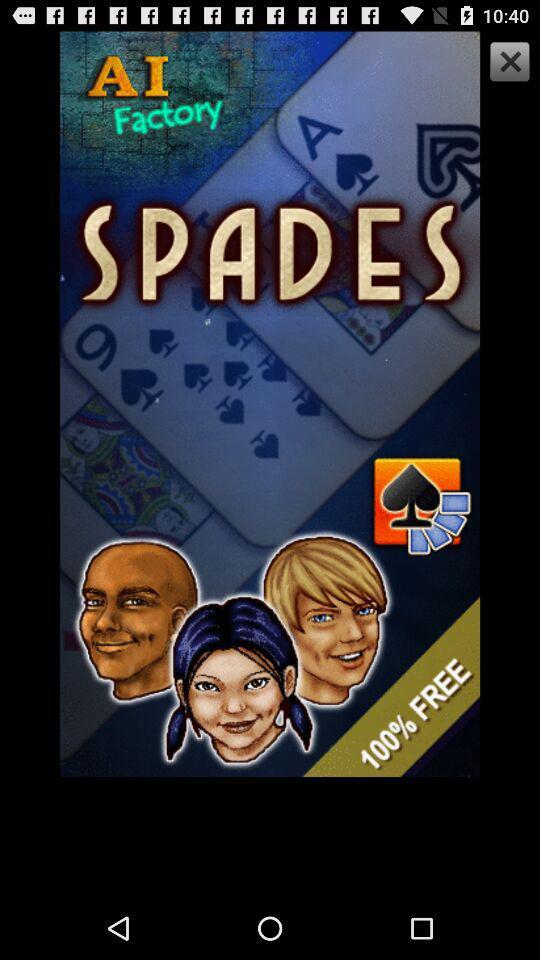 The width and height of the screenshot is (540, 960). Describe the element at coordinates (507, 64) in the screenshot. I see `delete option` at that location.